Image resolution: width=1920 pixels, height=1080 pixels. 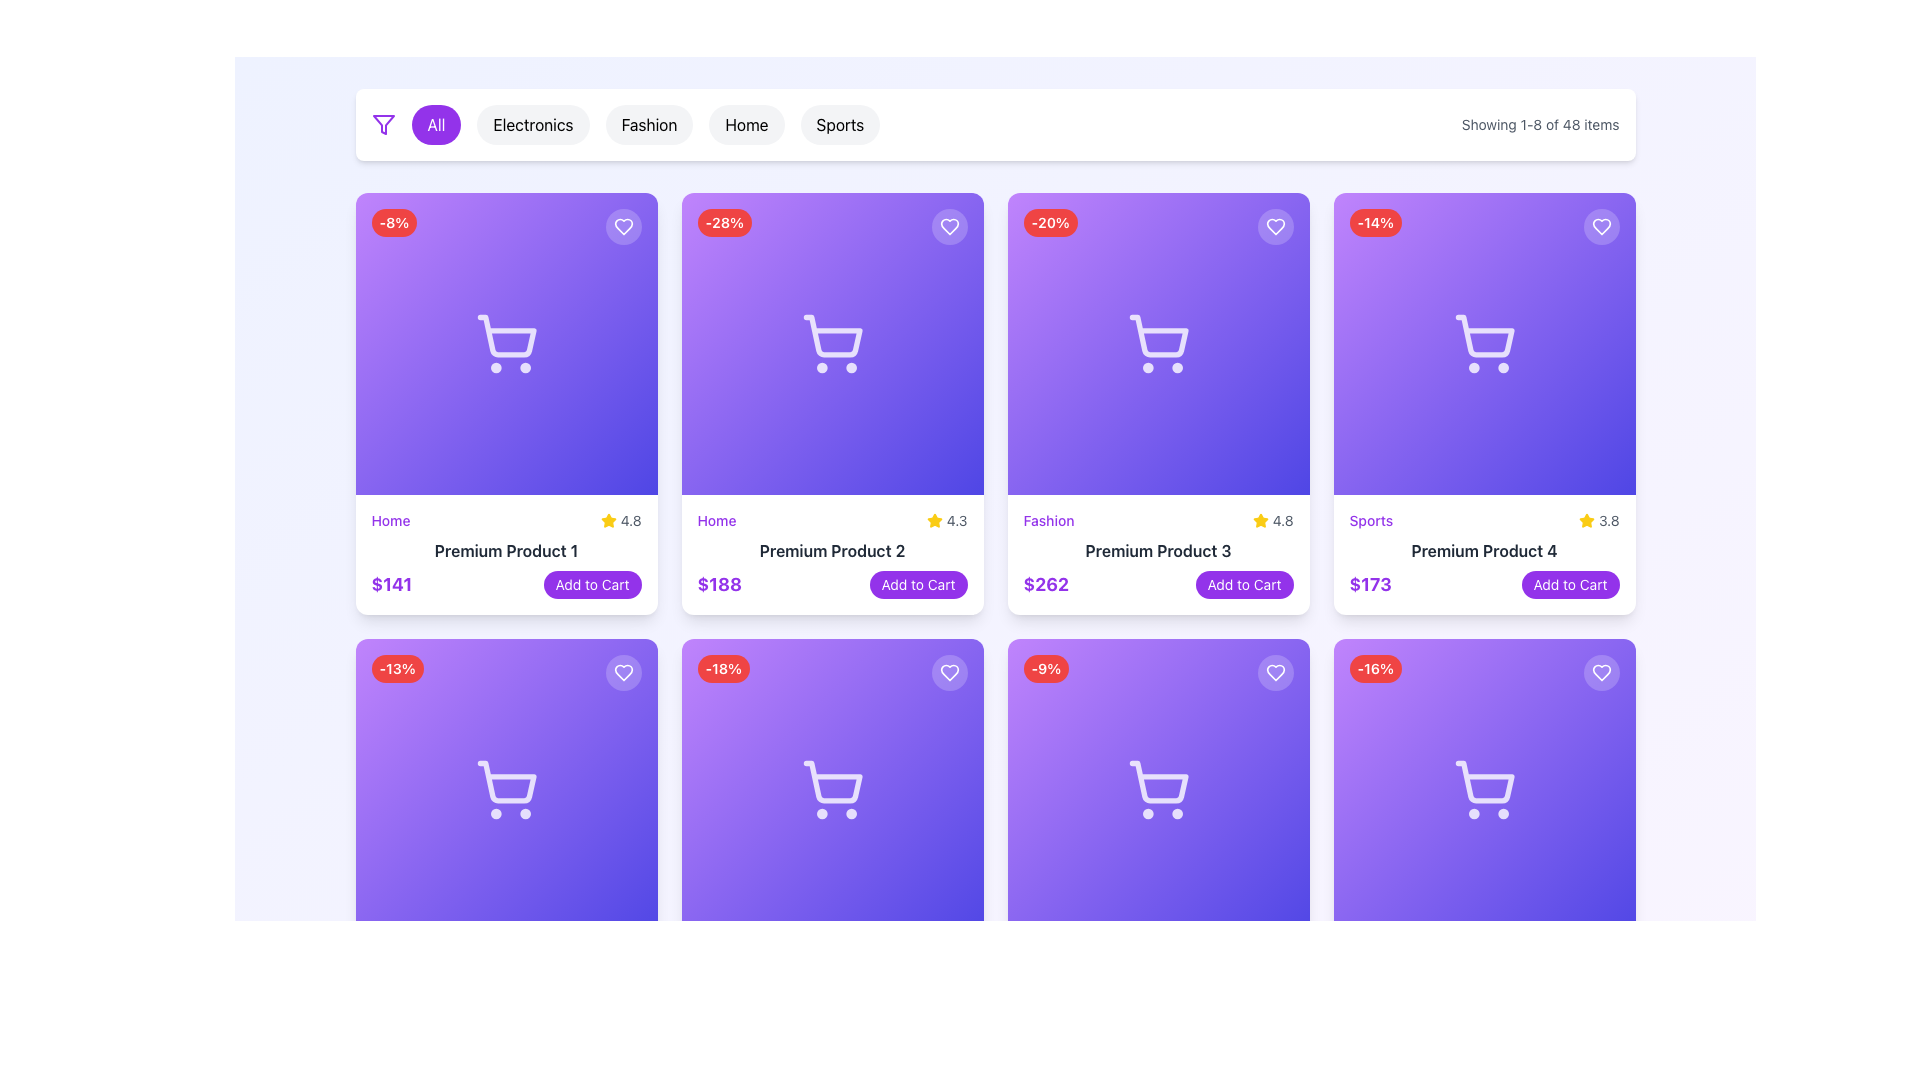 What do you see at coordinates (1609, 519) in the screenshot?
I see `the static text displaying the numeric rating value for 'Premium Product 4', located to the right of the yellow star icon` at bounding box center [1609, 519].